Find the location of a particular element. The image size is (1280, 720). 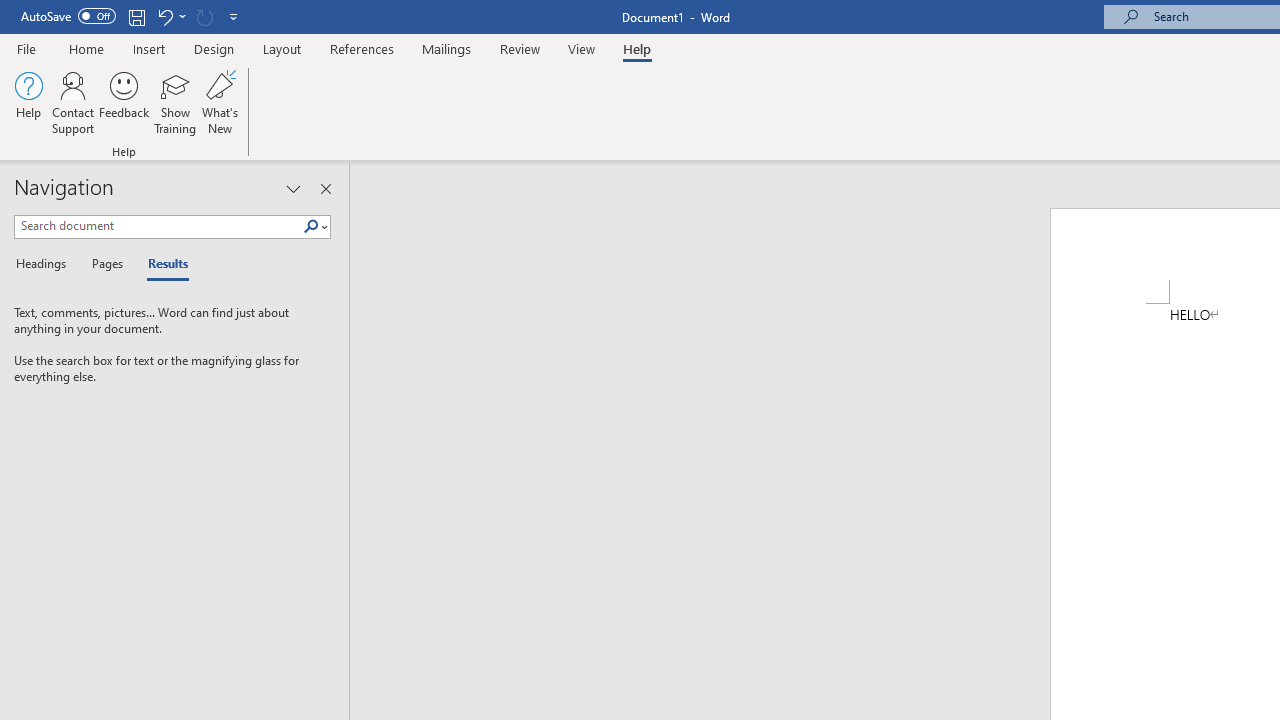

'Close pane' is located at coordinates (325, 189).